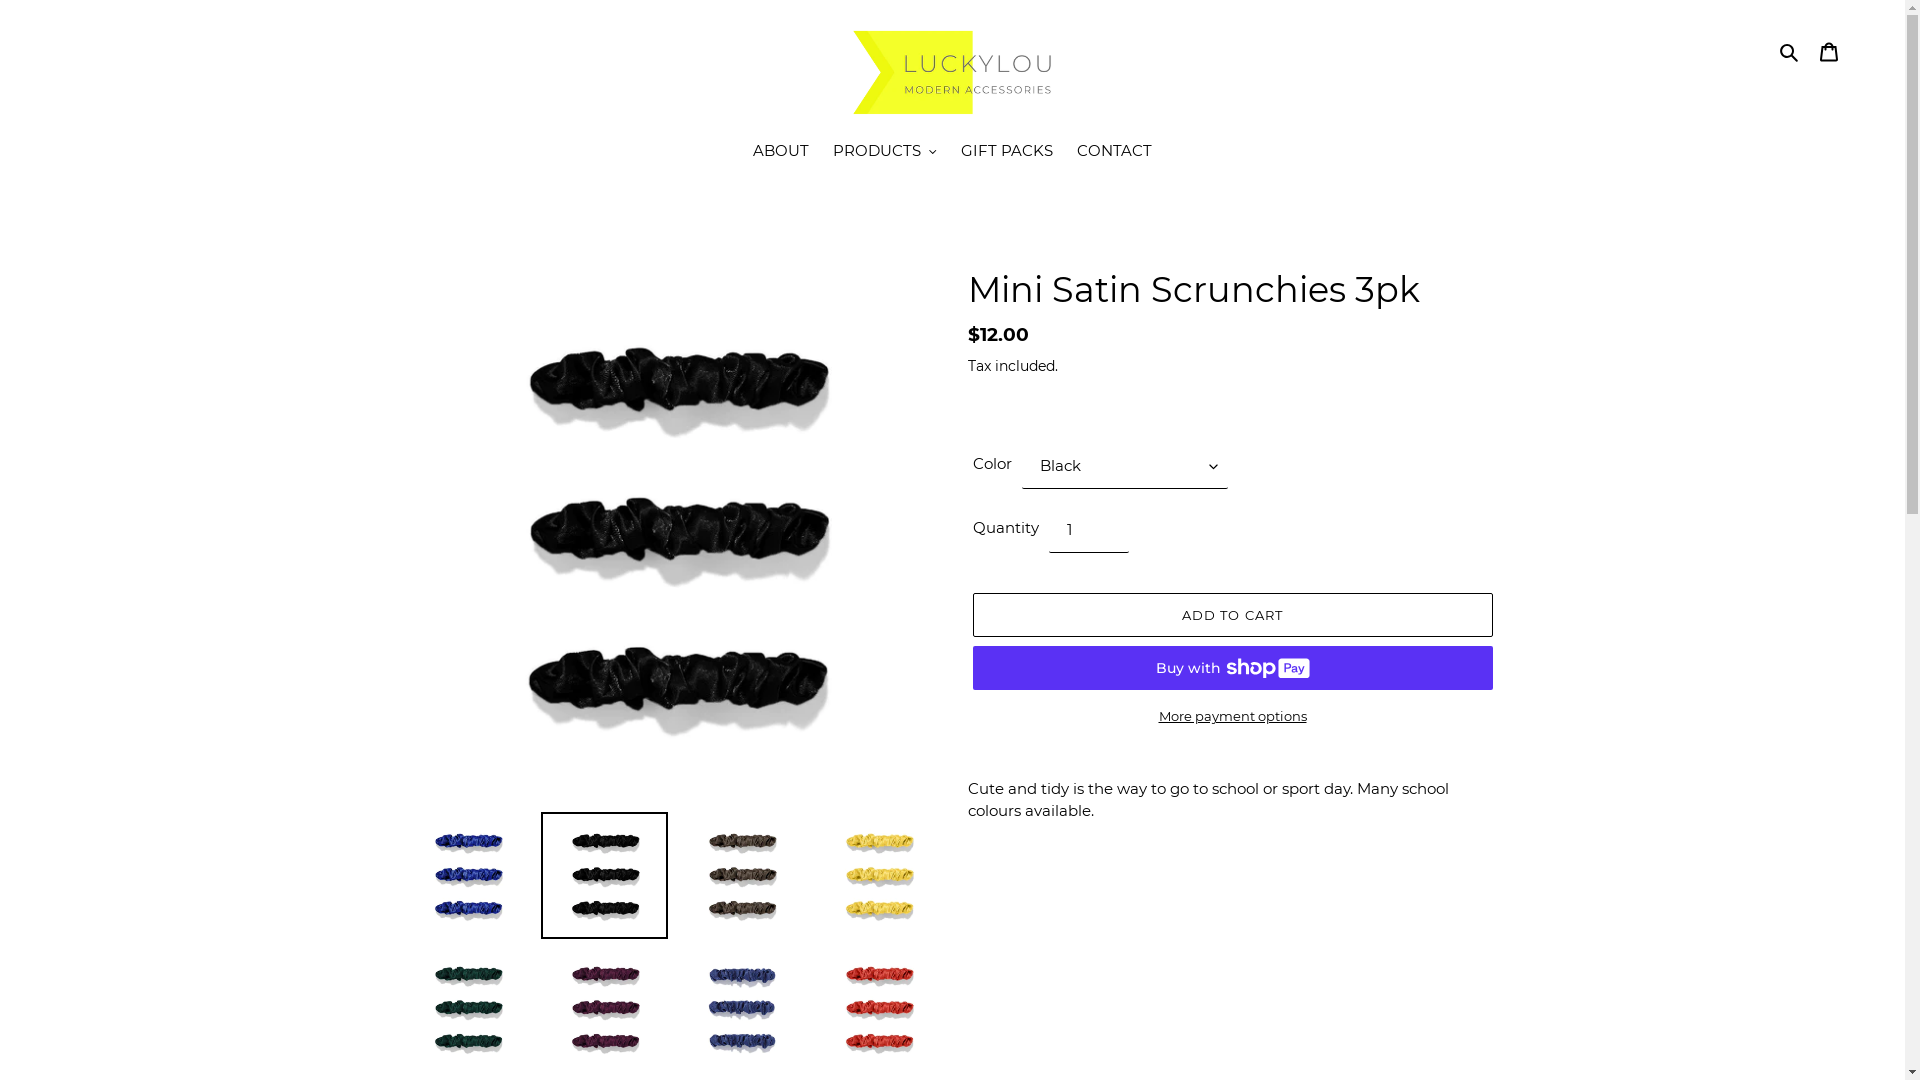  Describe the element at coordinates (780, 152) in the screenshot. I see `'ABOUT'` at that location.